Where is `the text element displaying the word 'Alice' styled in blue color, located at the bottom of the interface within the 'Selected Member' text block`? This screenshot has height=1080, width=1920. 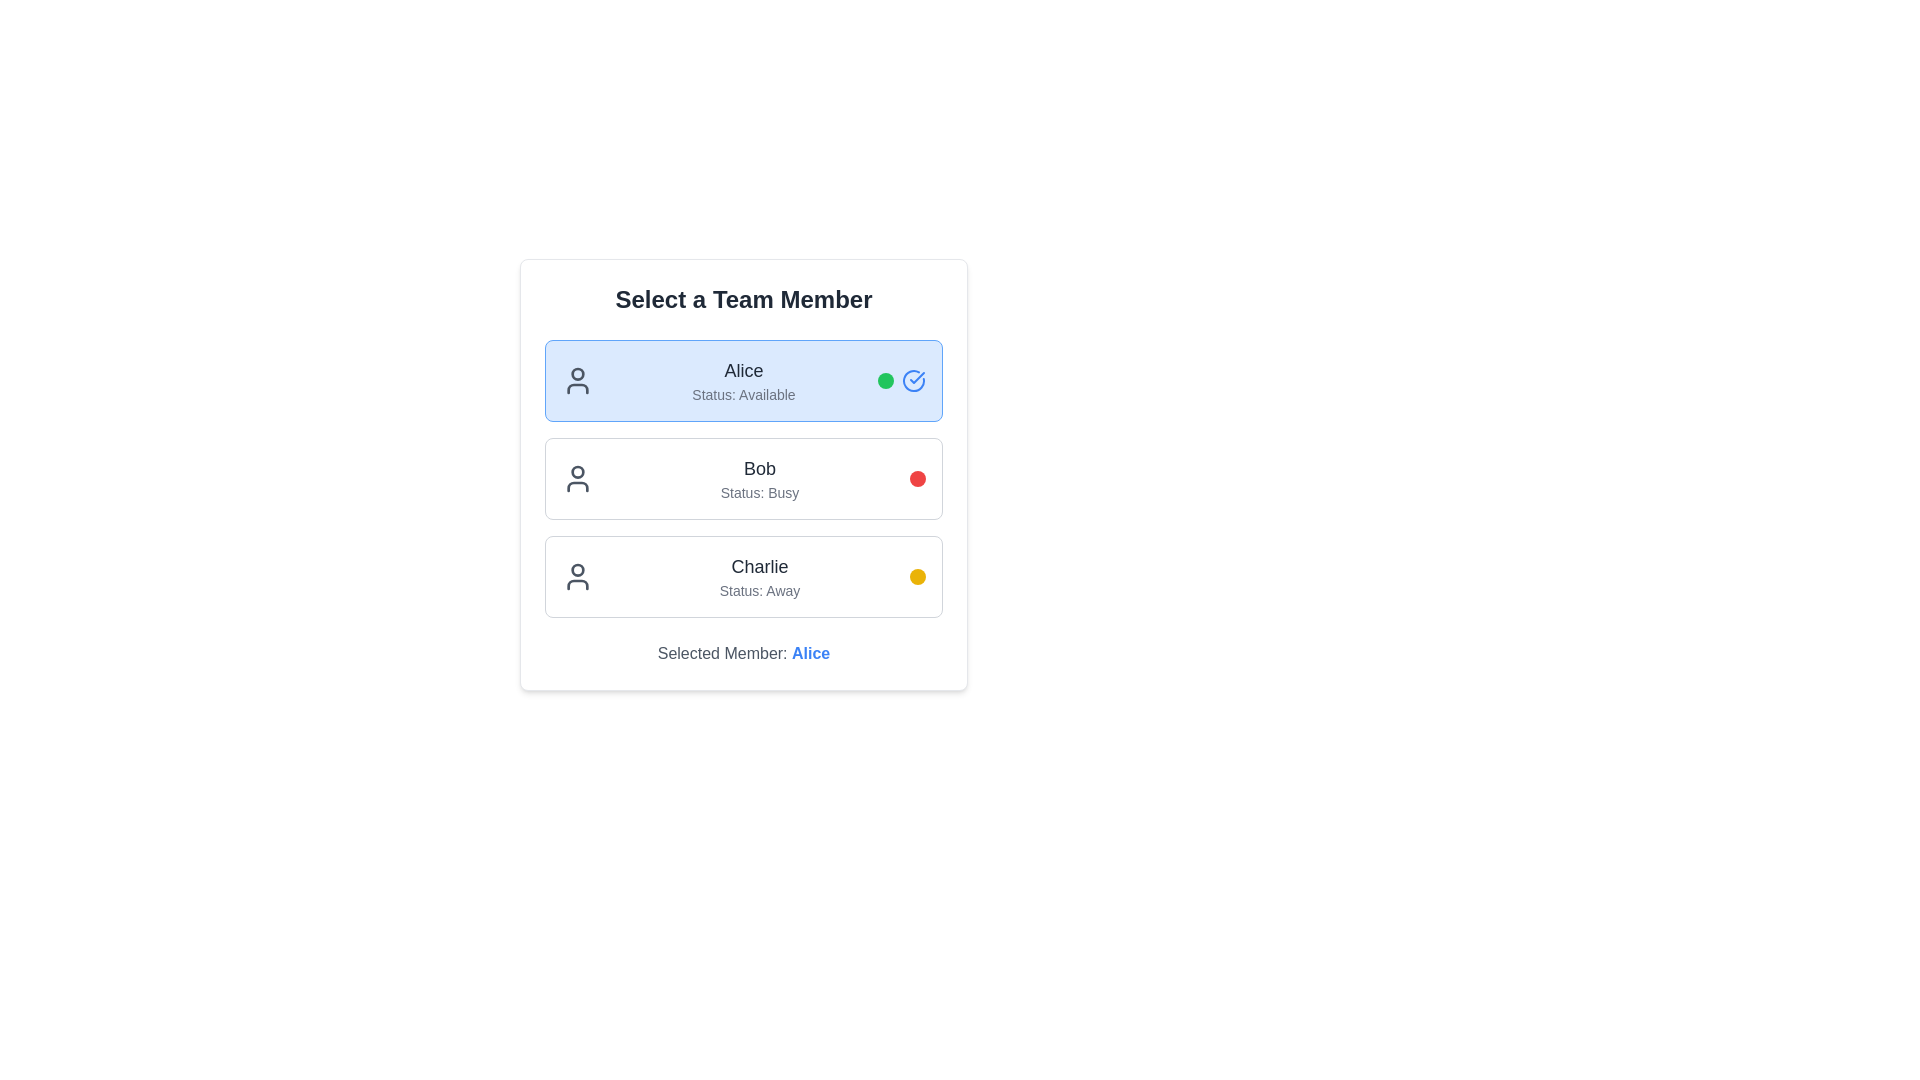
the text element displaying the word 'Alice' styled in blue color, located at the bottom of the interface within the 'Selected Member' text block is located at coordinates (811, 653).